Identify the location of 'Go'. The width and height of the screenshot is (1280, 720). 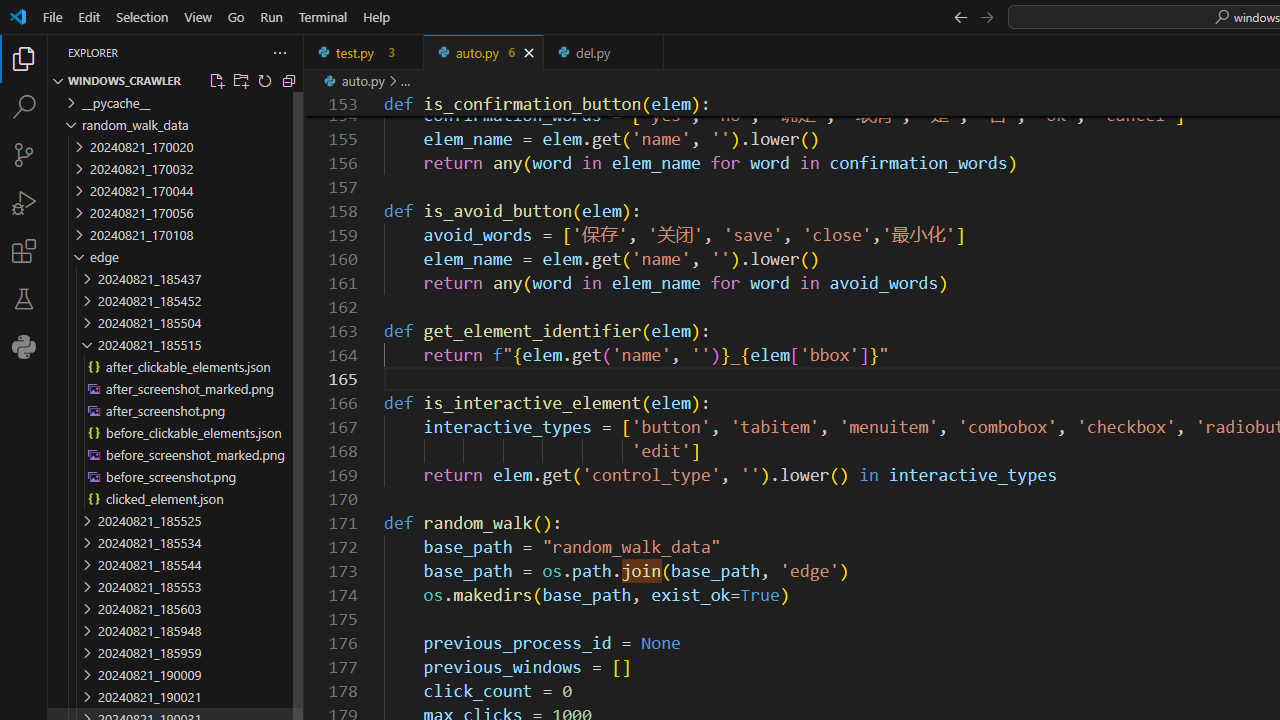
(236, 16).